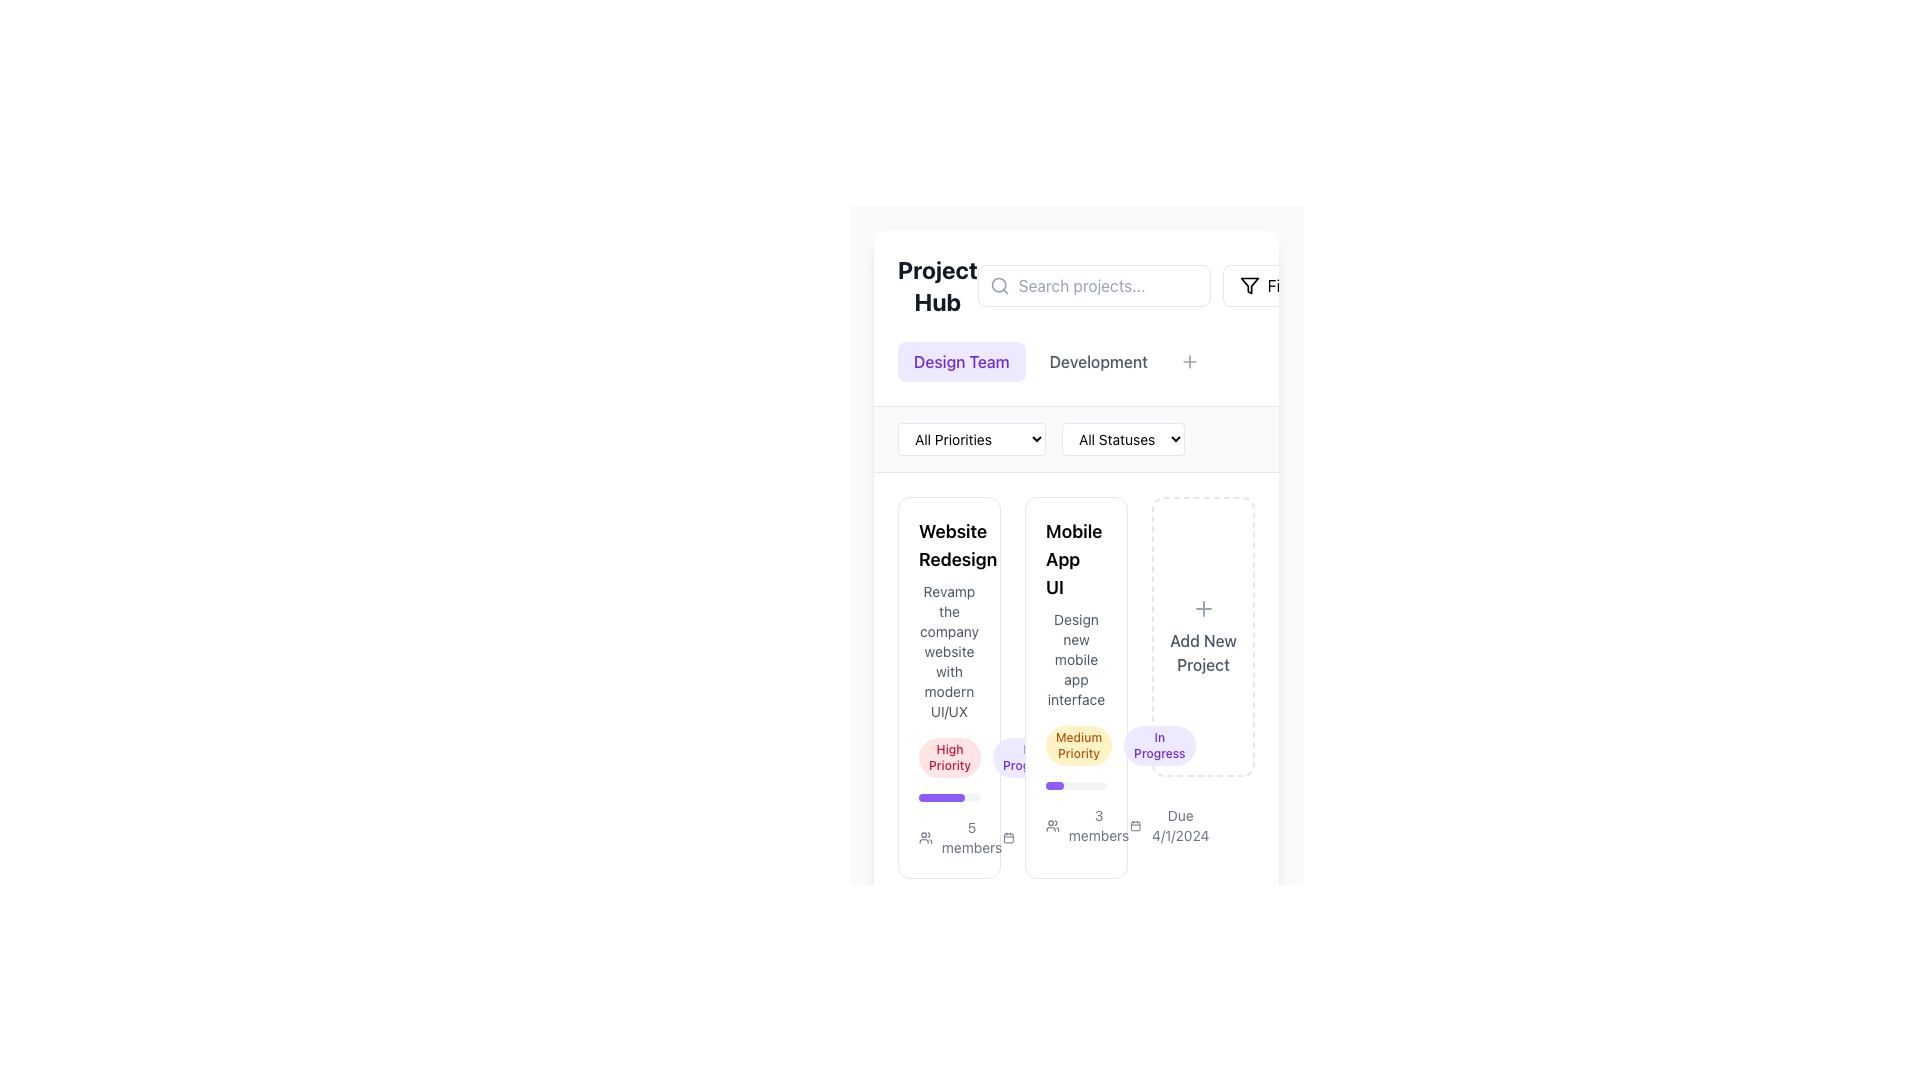  What do you see at coordinates (1075, 362) in the screenshot?
I see `the 'Development' button, which is a rectangular button with gray text, located centrally among a group of buttons` at bounding box center [1075, 362].